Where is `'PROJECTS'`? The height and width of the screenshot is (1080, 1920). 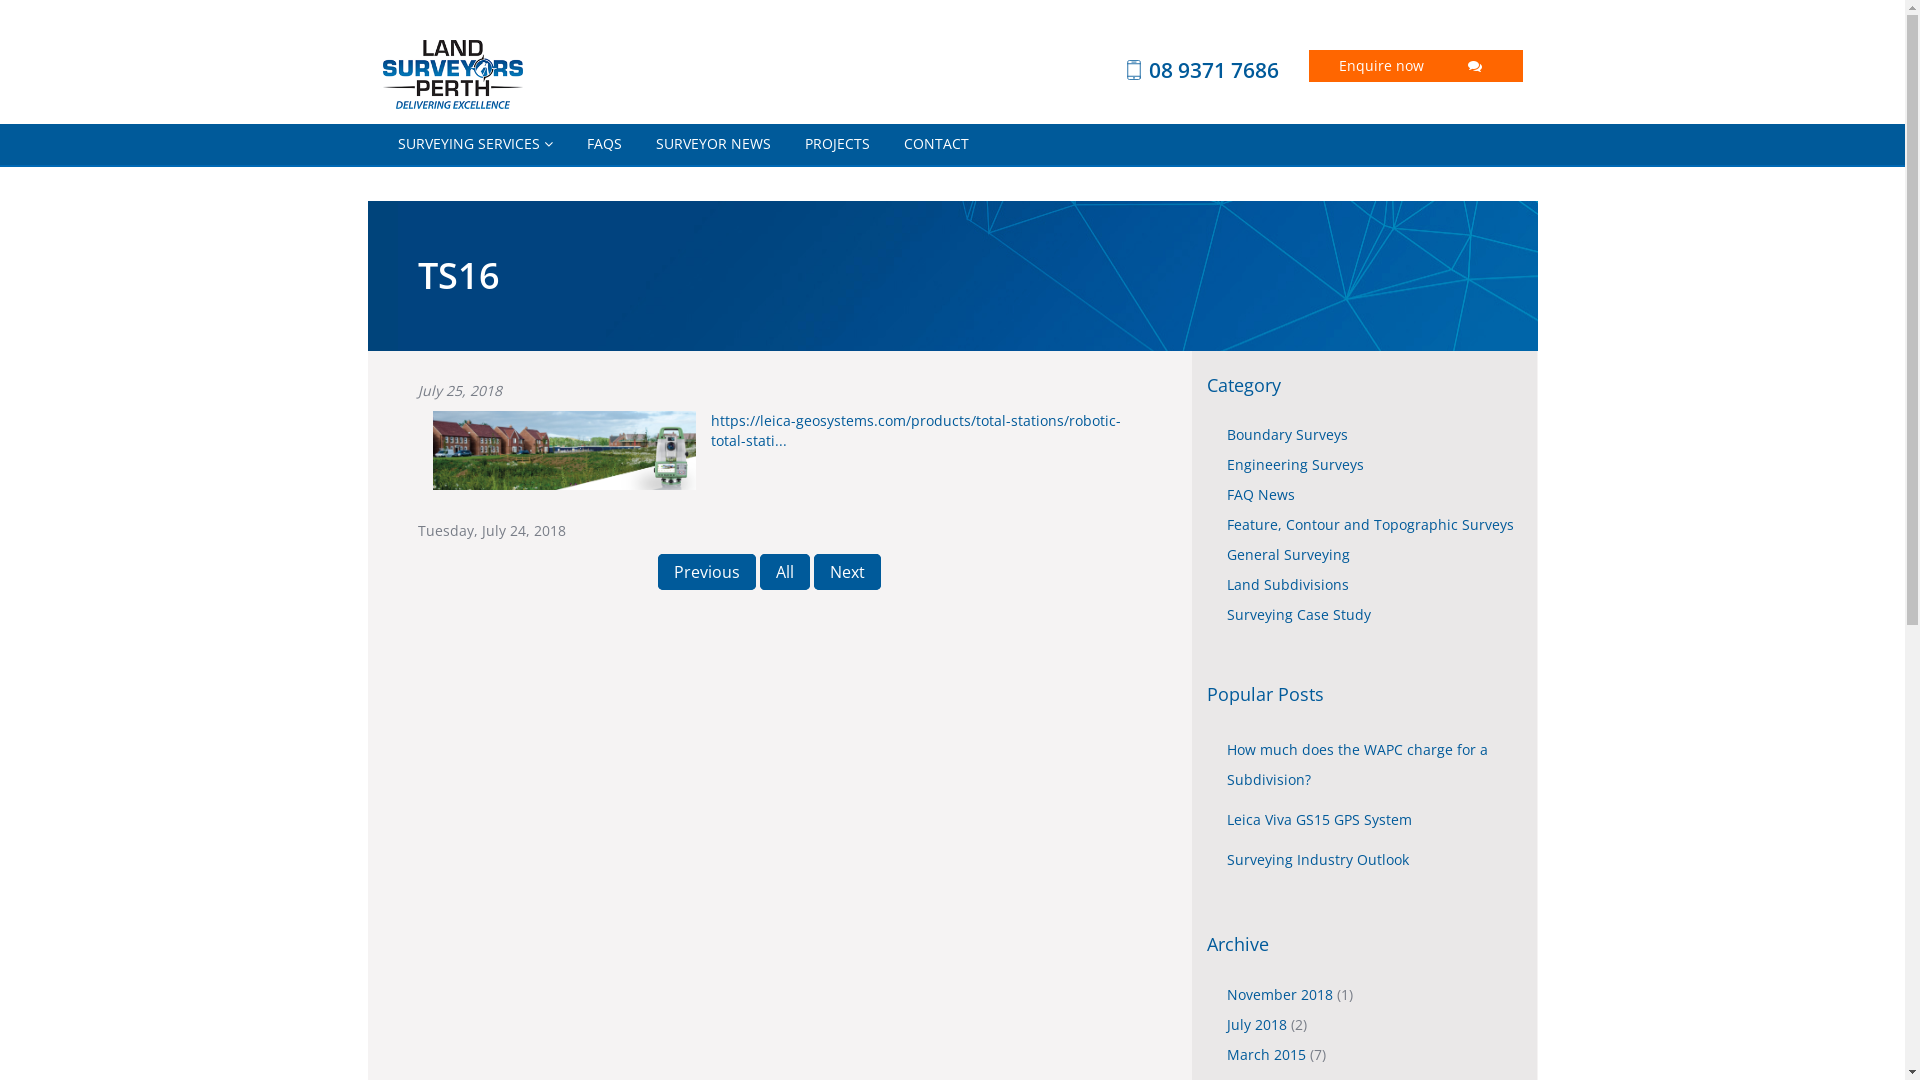
'PROJECTS' is located at coordinates (837, 142).